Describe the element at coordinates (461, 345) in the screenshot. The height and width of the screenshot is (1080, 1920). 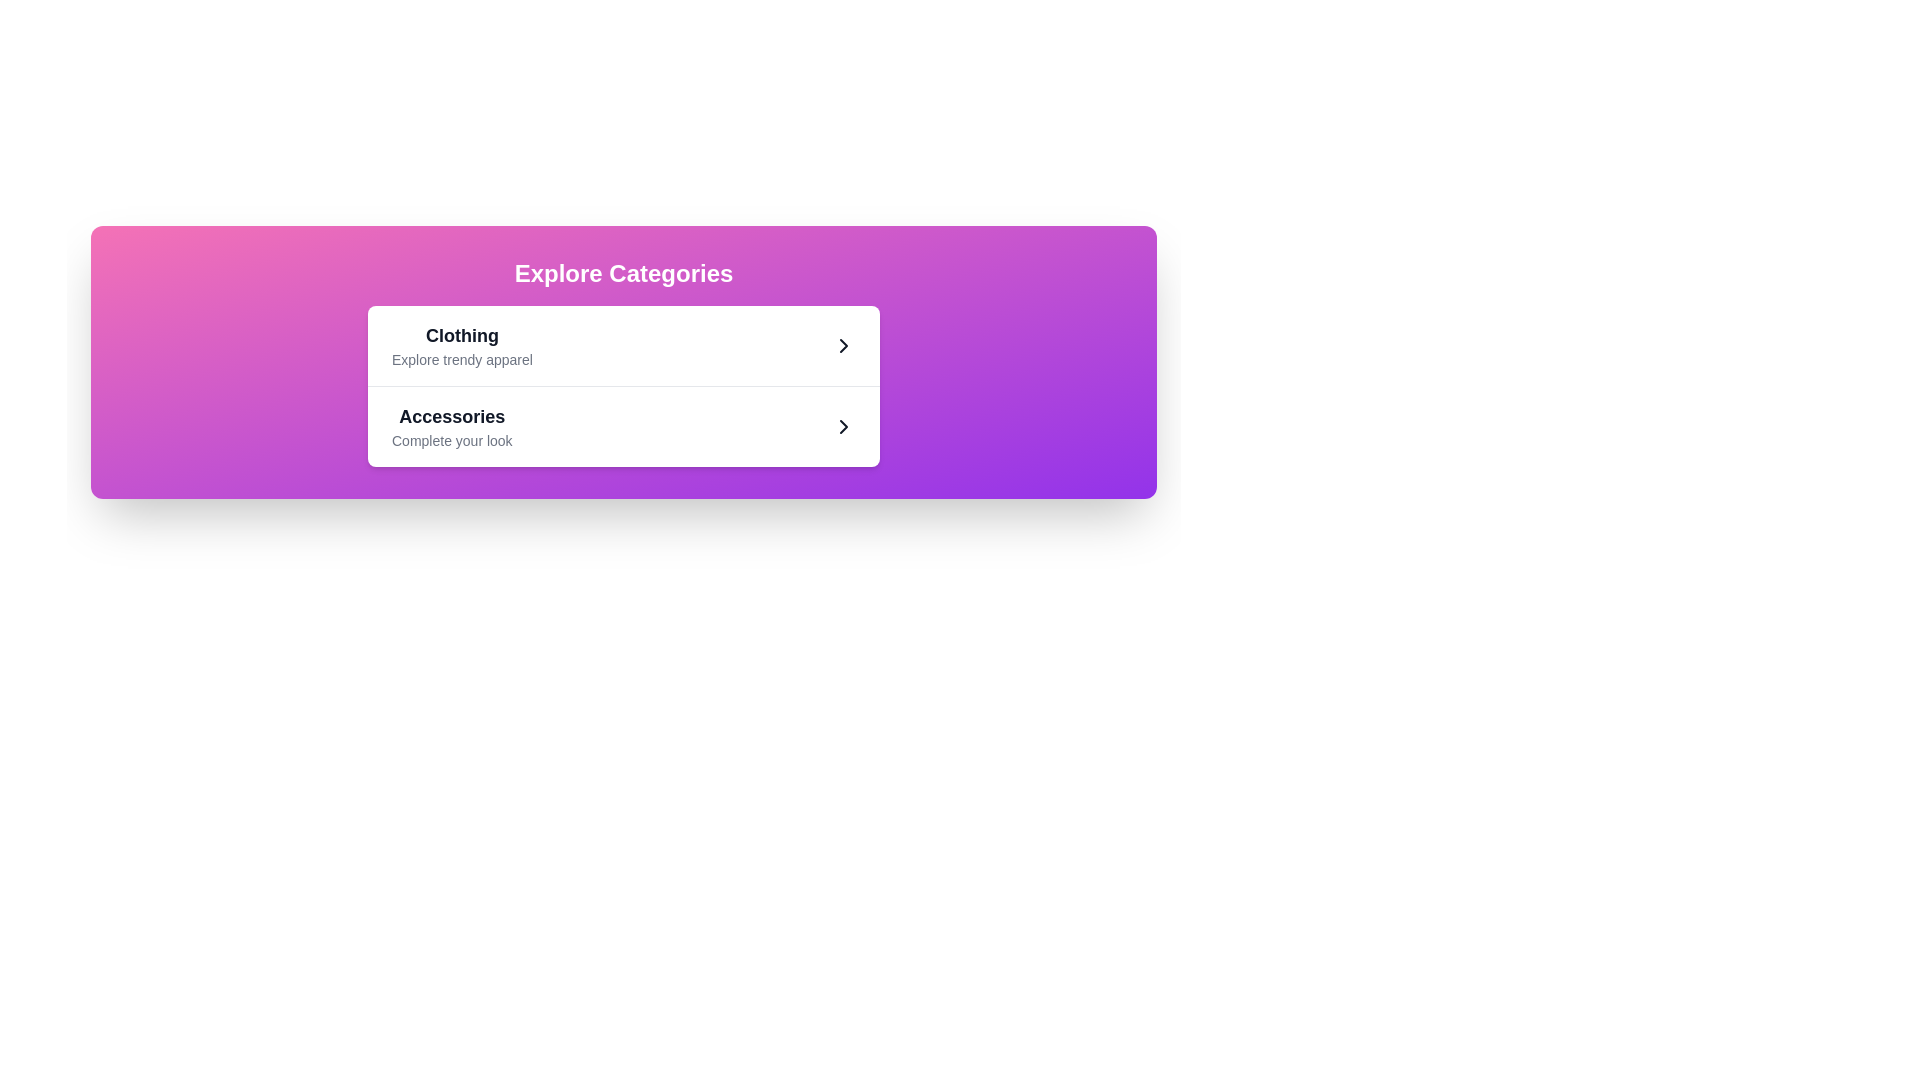
I see `the card containing the text block with the title 'Clothing' and subtitle 'Explore trendy apparel' located in the first card of the 'Explore Categories' section` at that location.